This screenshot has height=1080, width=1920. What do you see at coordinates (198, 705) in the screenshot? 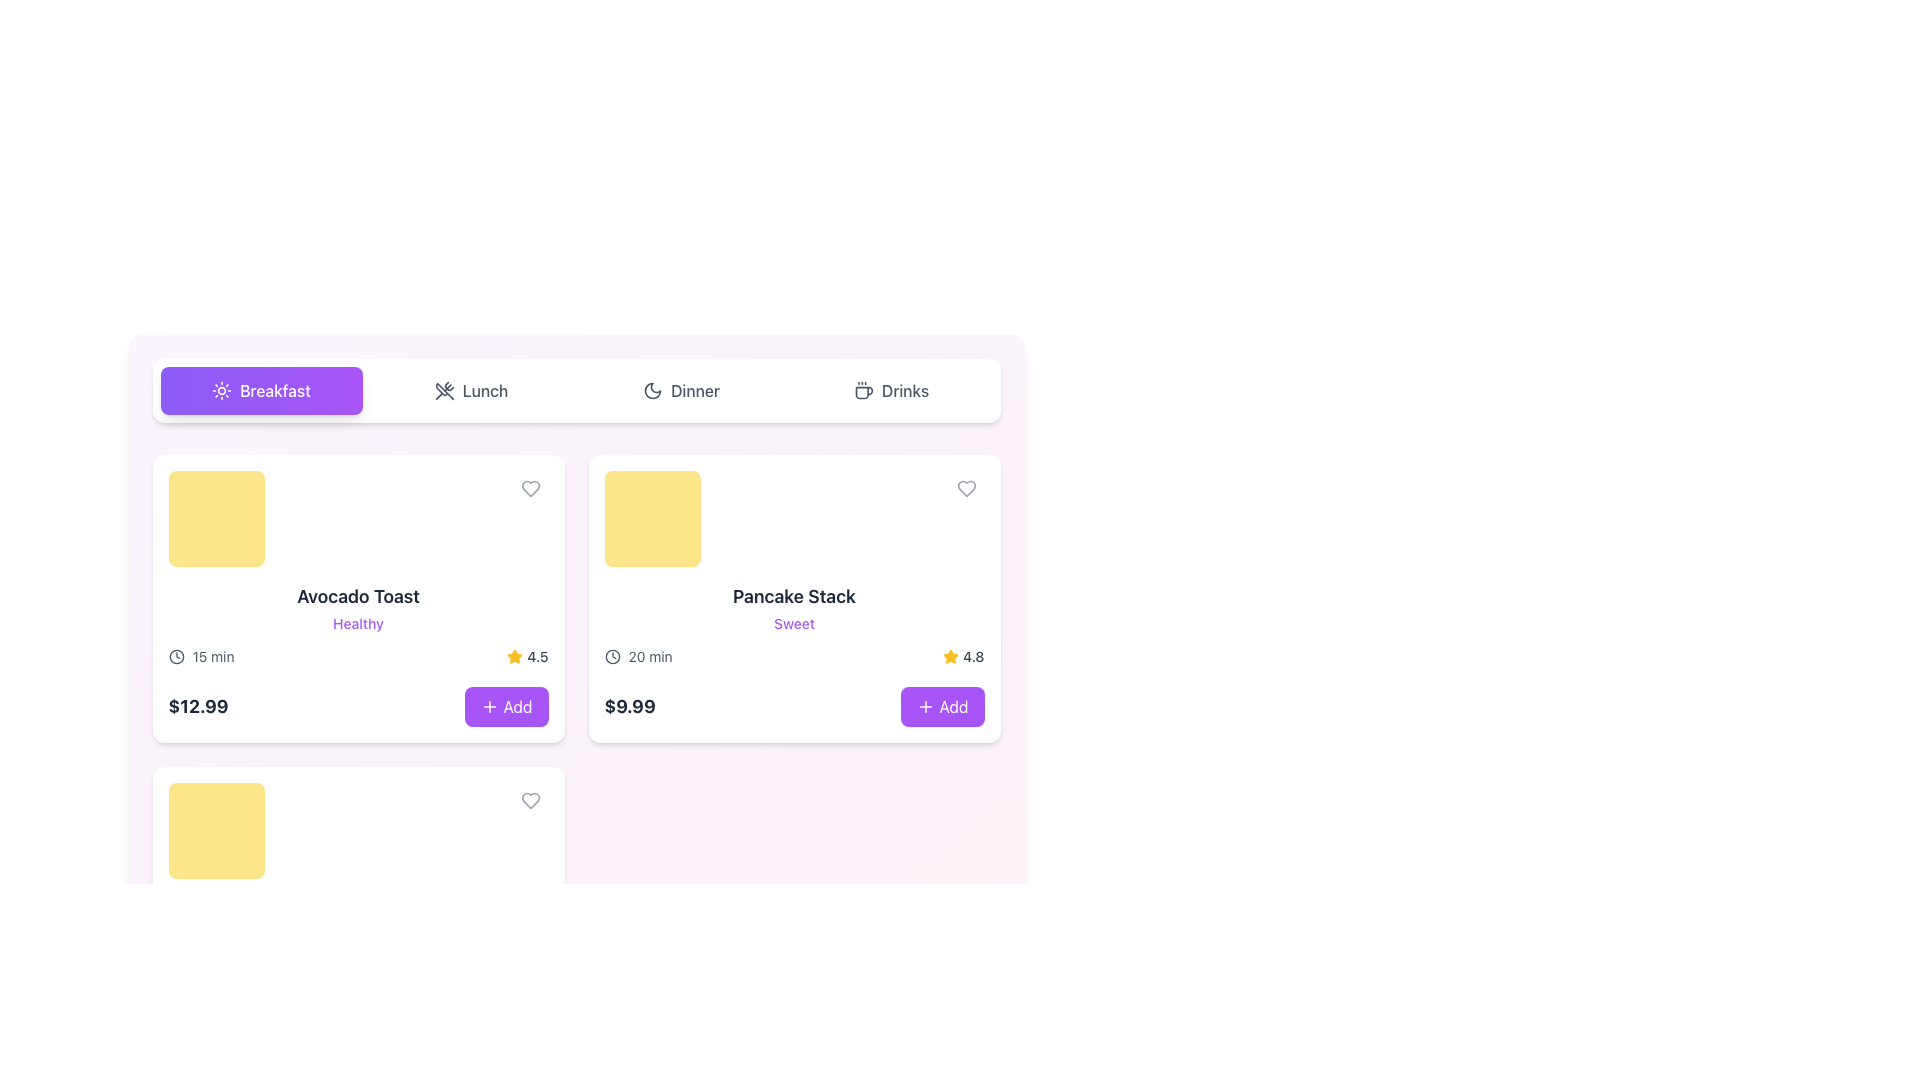
I see `the price text label displaying '$12.99' for the product 'Avocado Toast', located at the bottom left corner of the product card` at bounding box center [198, 705].